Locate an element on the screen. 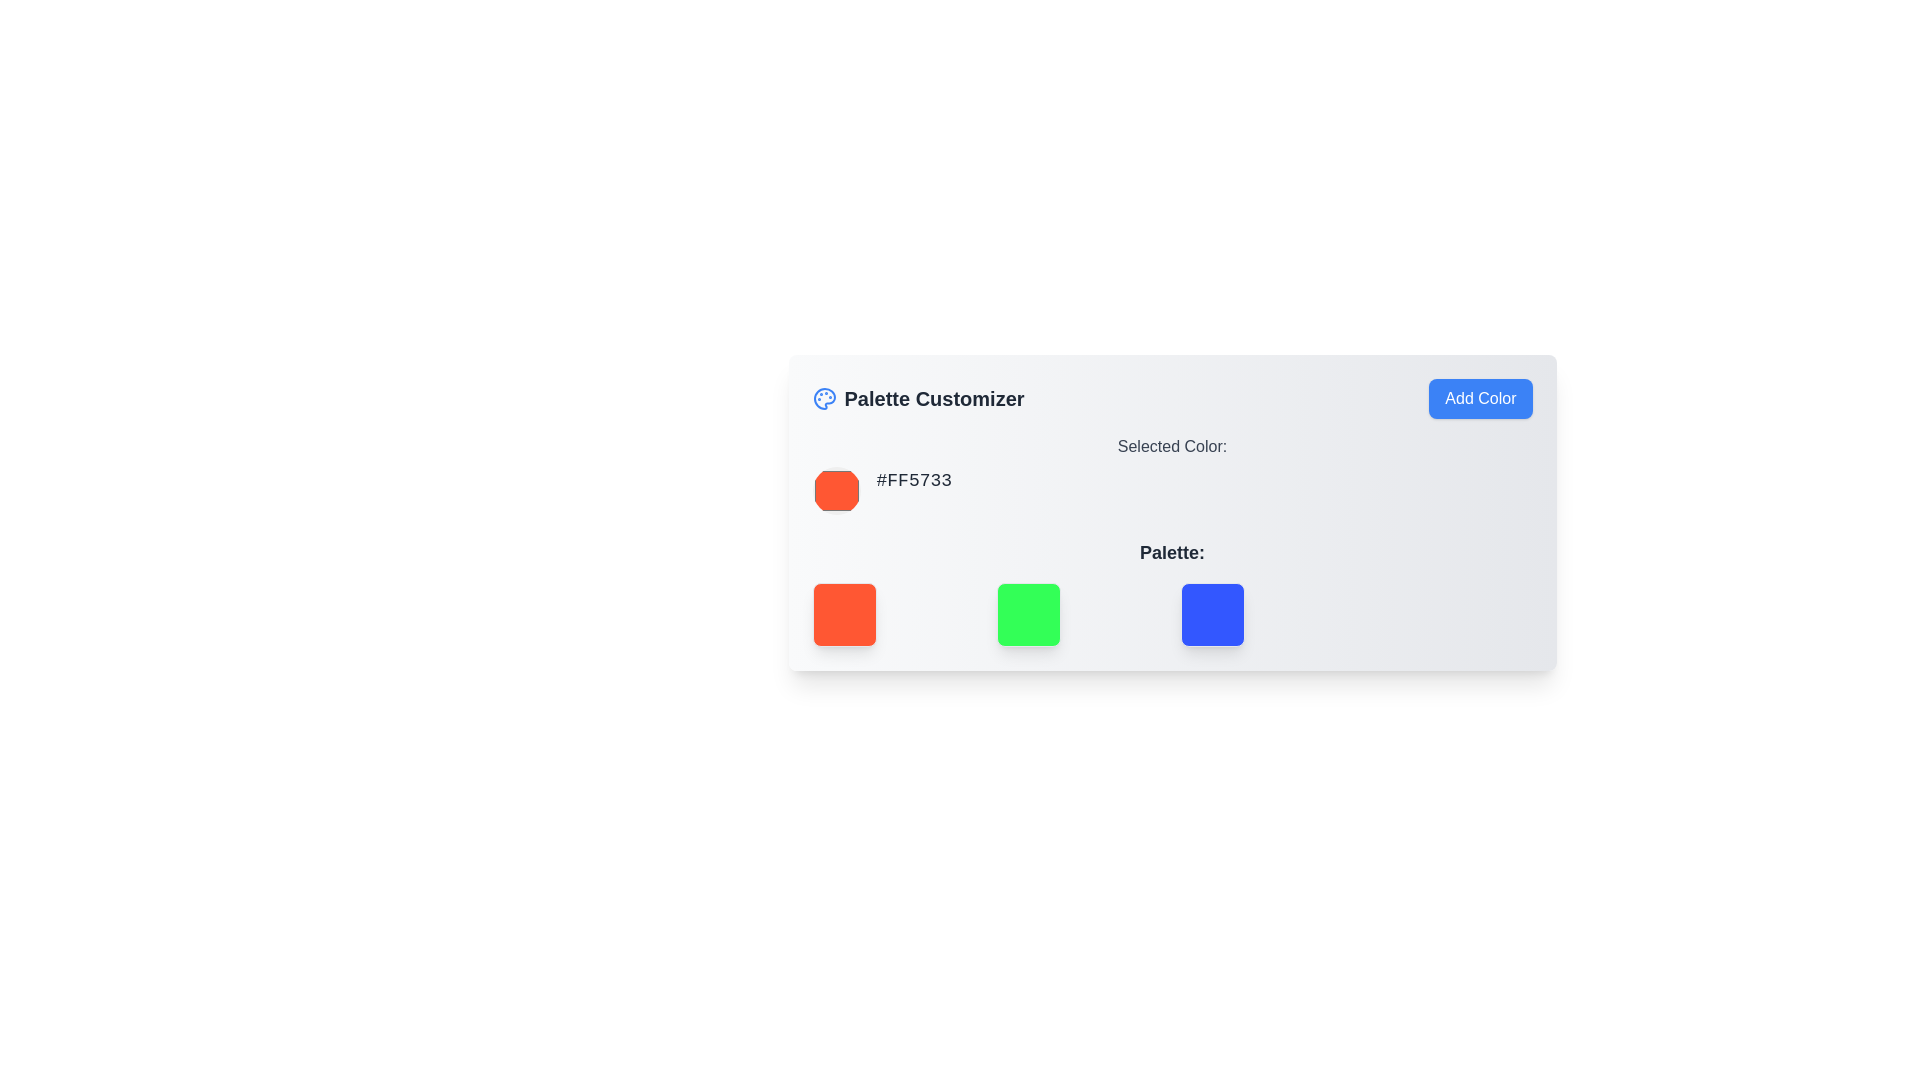  the Text Display element that shows the hexadecimal color code for the selected color, positioned to the right of the circular color swatch in the 'Selected Color' section is located at coordinates (913, 490).